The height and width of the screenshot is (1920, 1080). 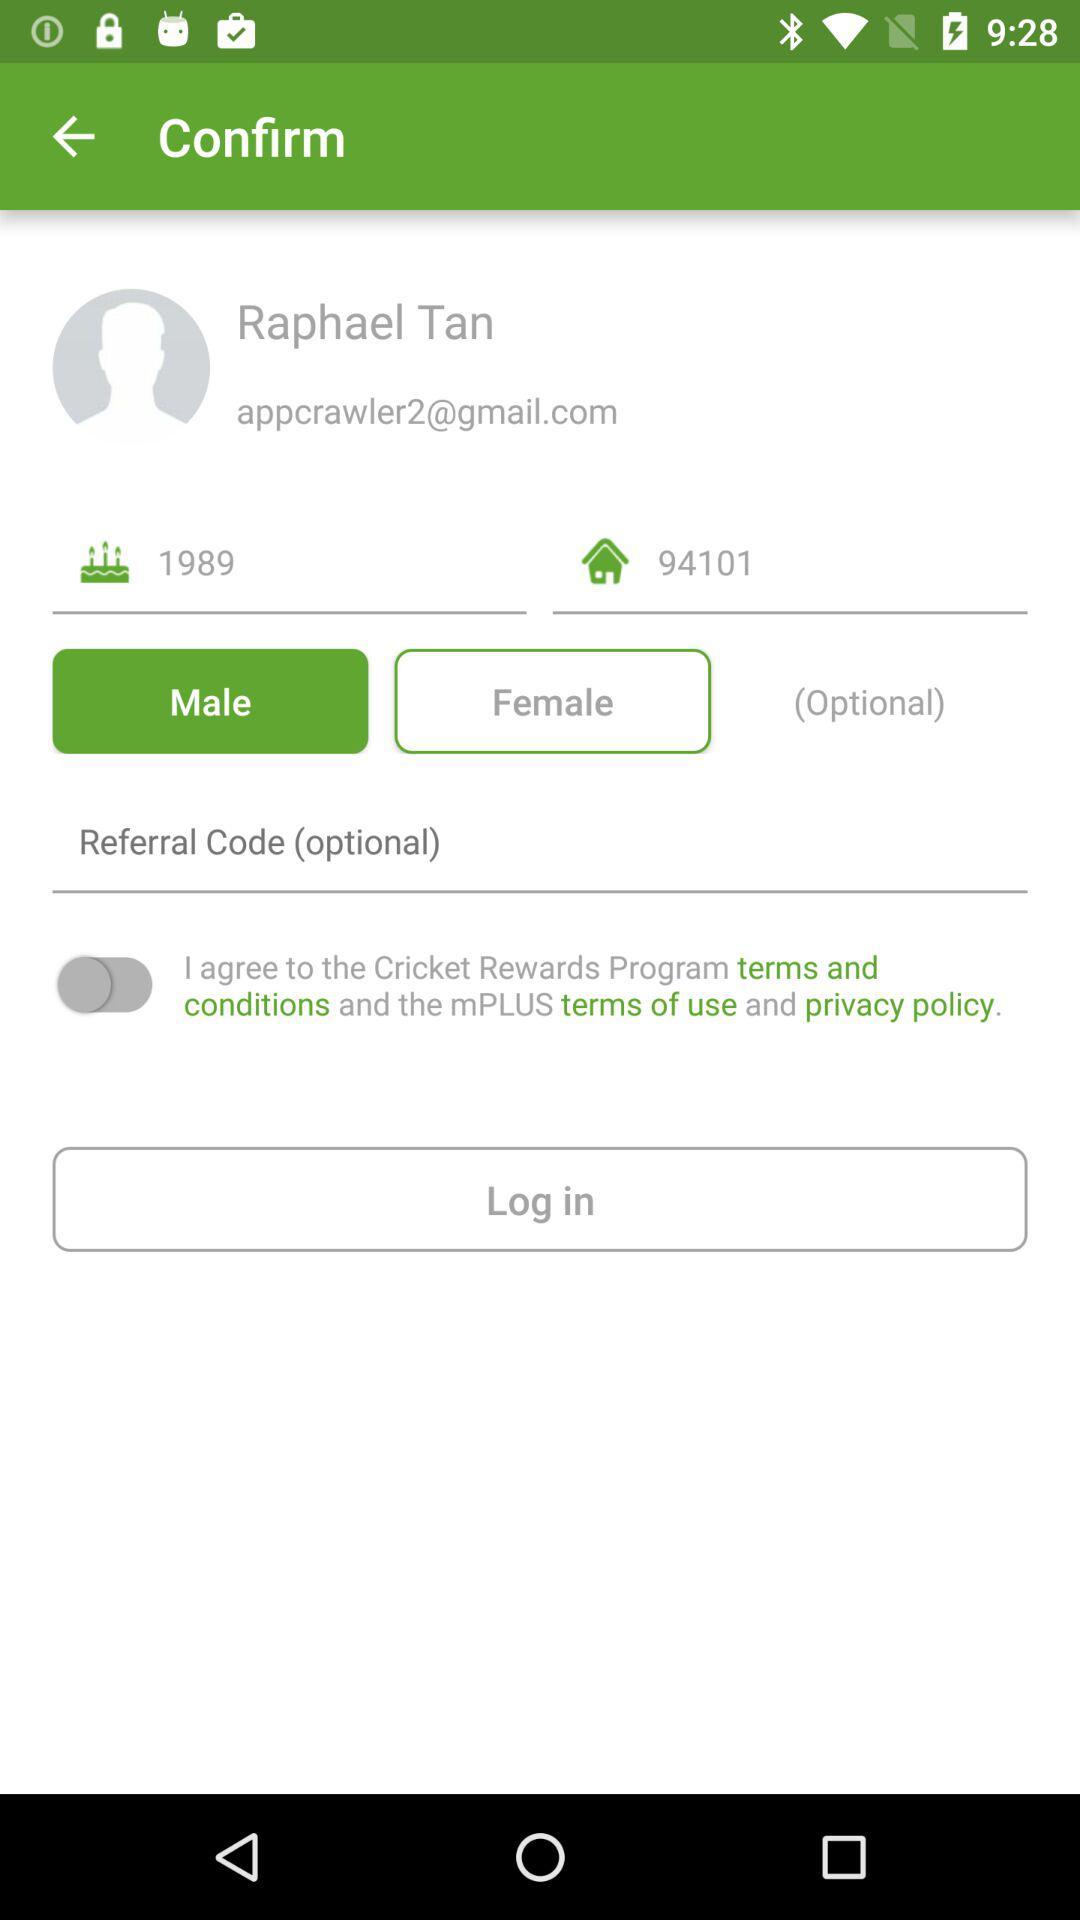 I want to click on the male icon, so click(x=210, y=701).